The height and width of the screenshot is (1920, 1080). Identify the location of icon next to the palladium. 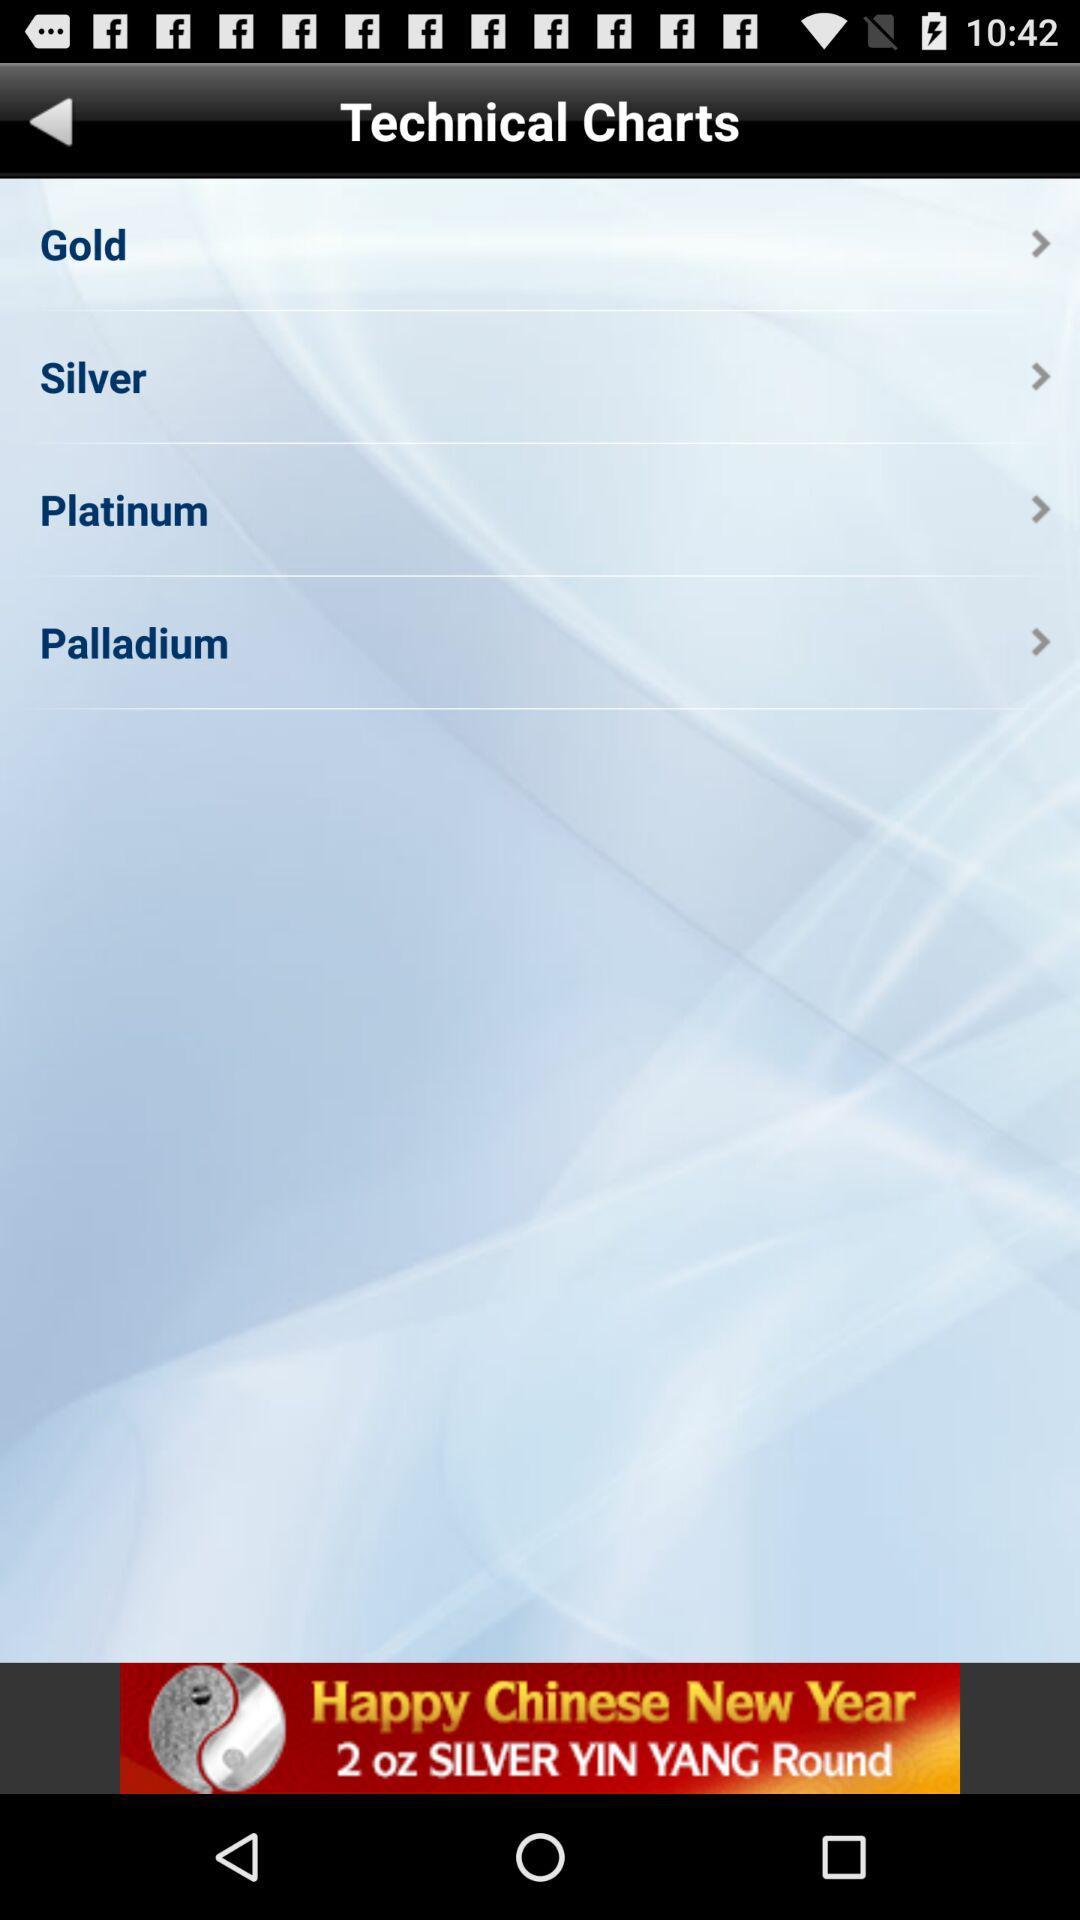
(1040, 642).